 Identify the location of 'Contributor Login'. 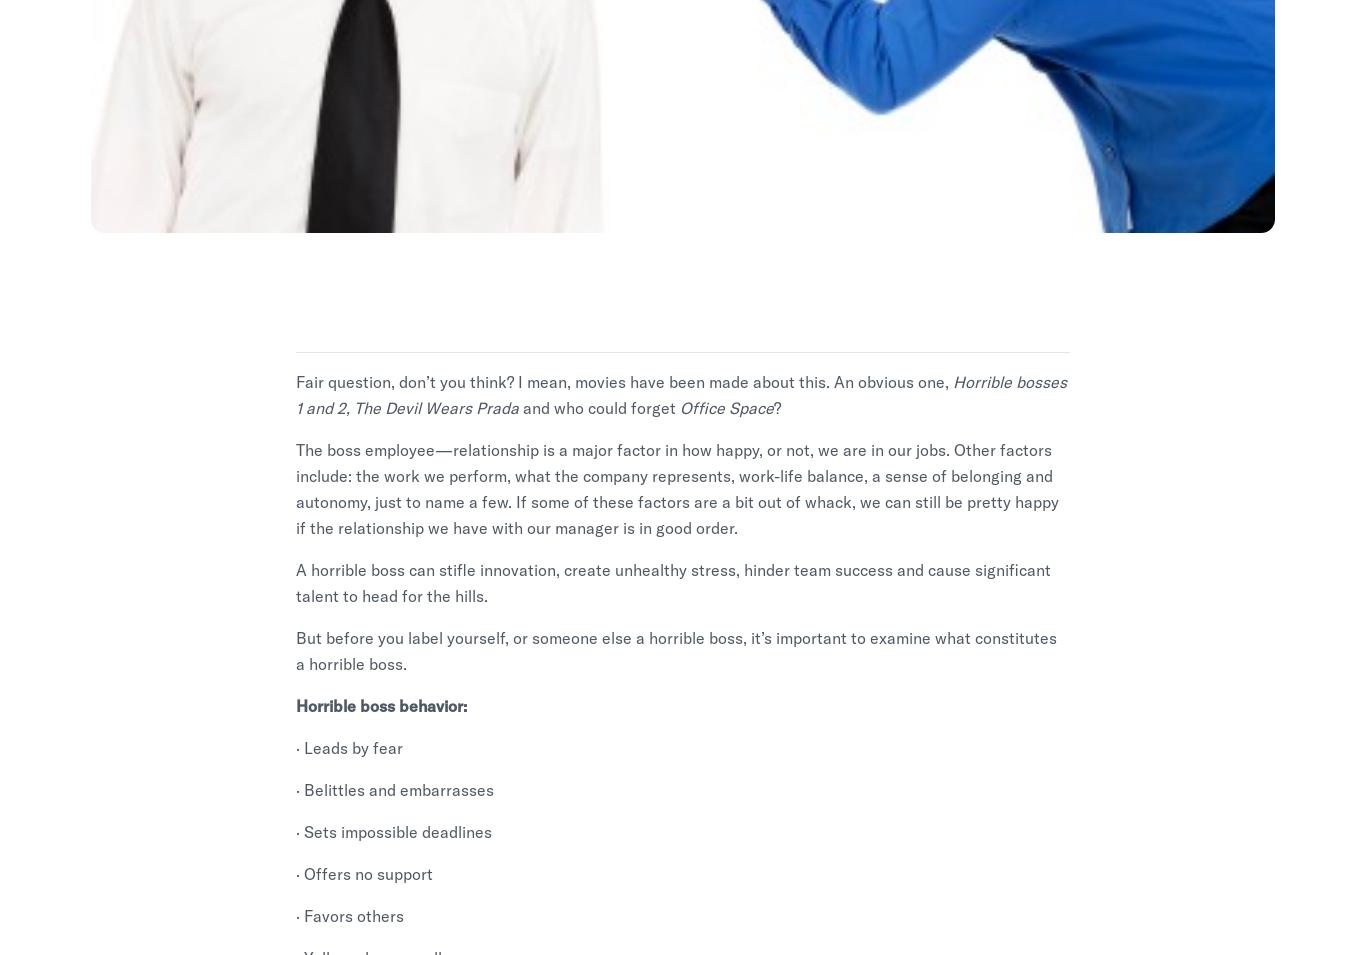
(1165, 646).